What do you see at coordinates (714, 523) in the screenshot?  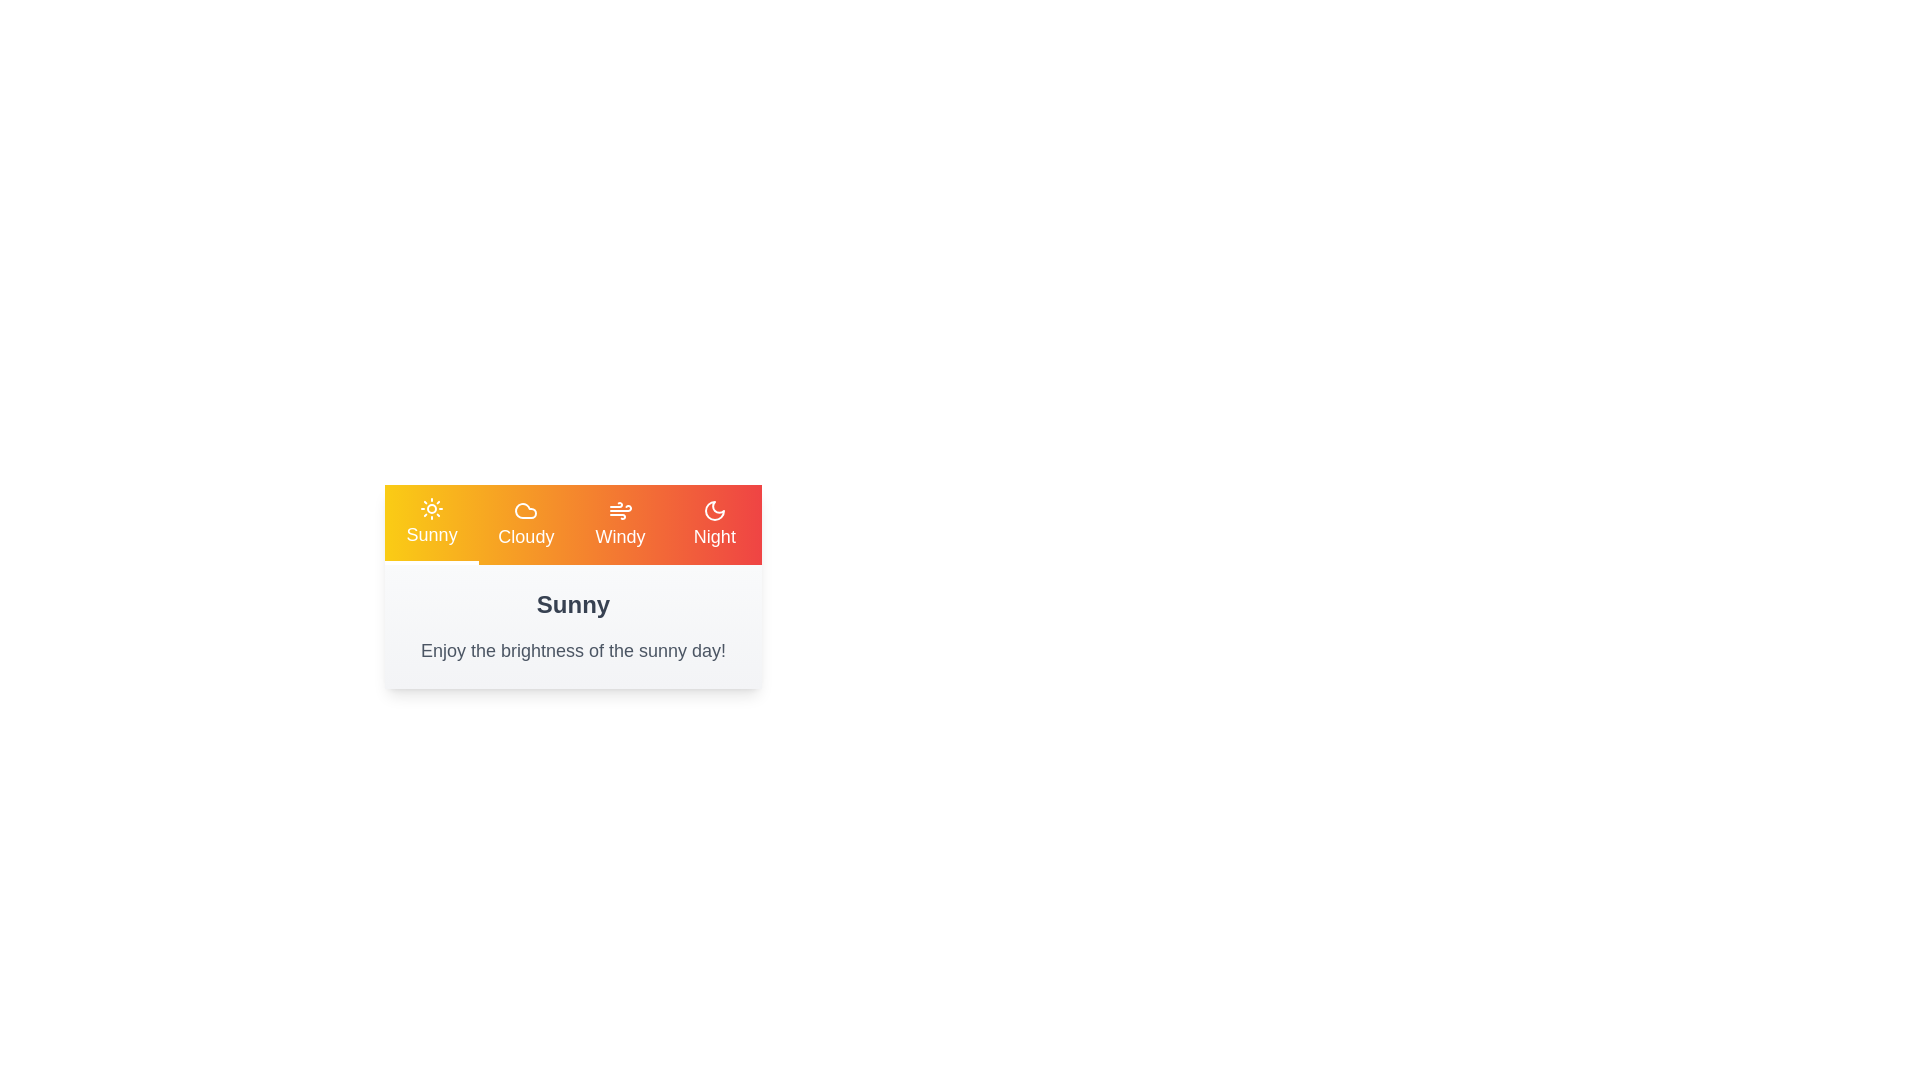 I see `the Night tab to observe its visual state change` at bounding box center [714, 523].